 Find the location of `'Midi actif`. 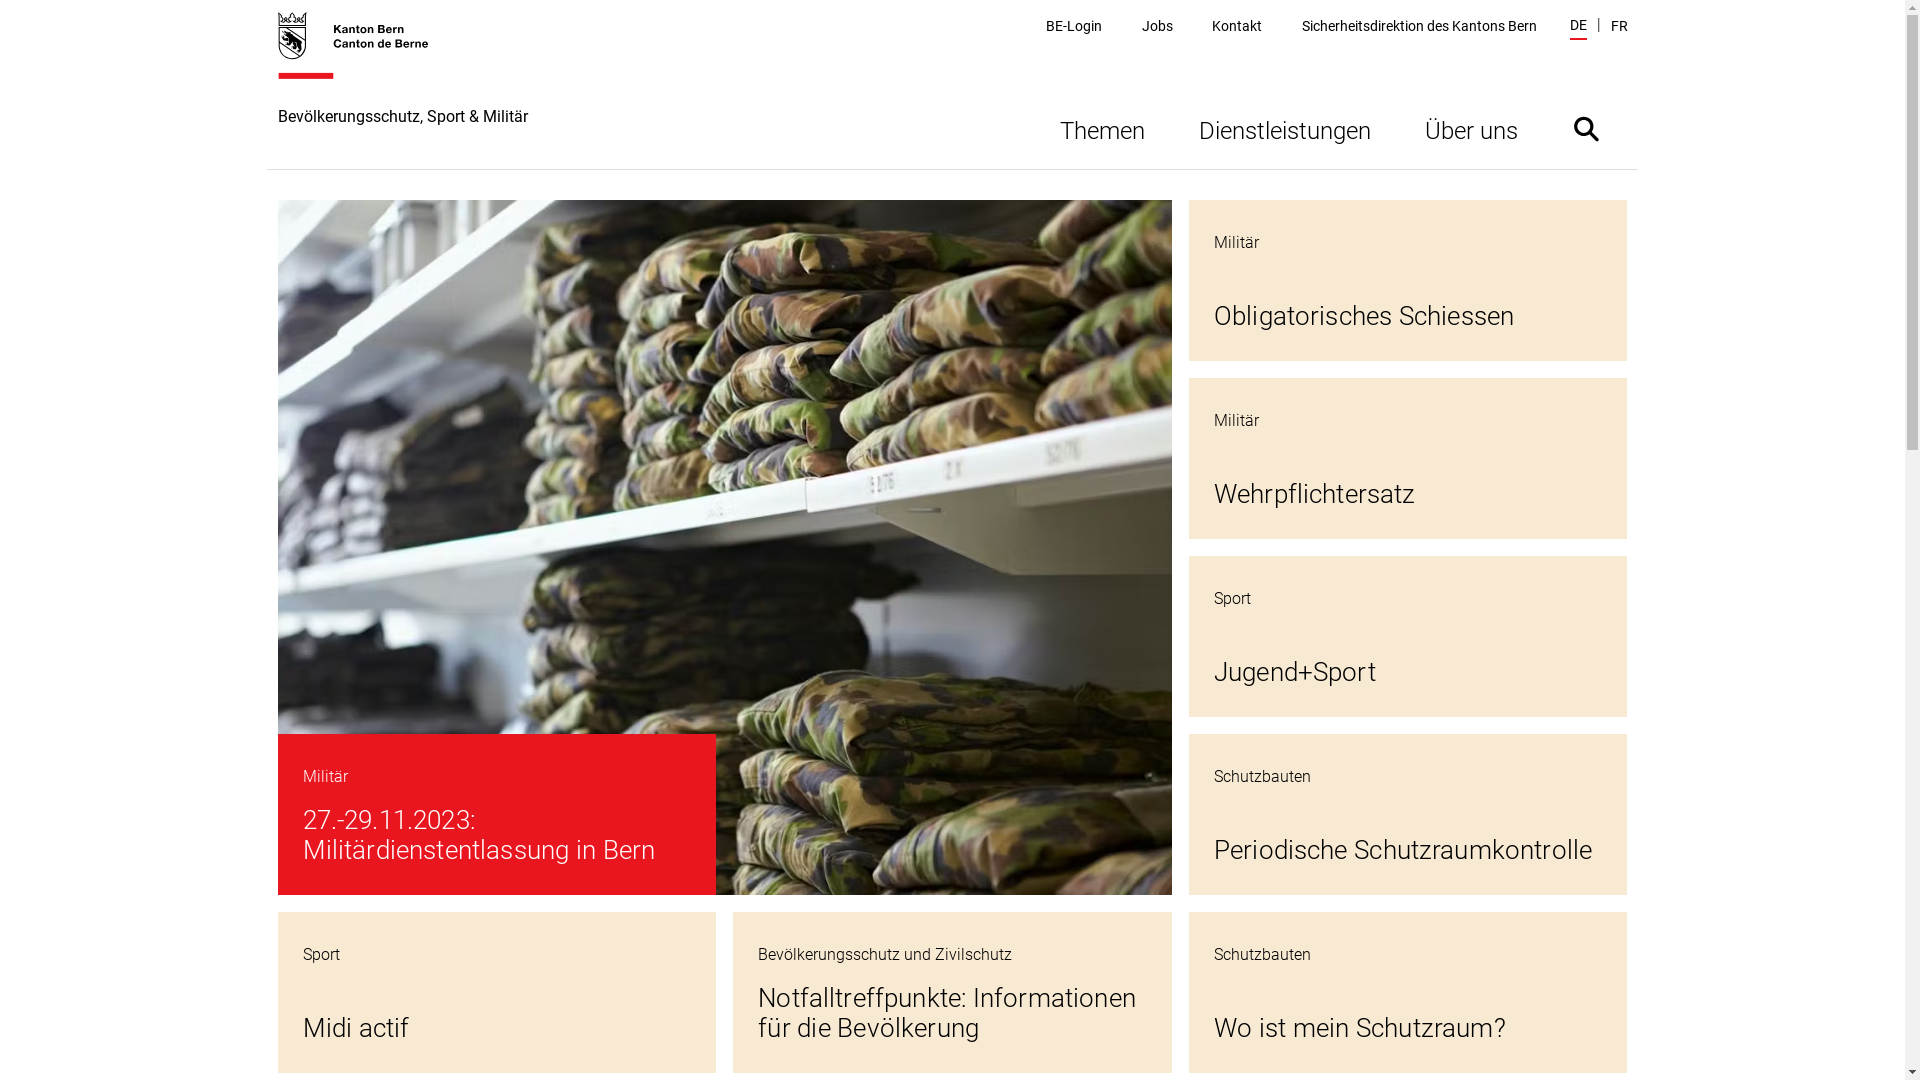

'Midi actif is located at coordinates (497, 992).